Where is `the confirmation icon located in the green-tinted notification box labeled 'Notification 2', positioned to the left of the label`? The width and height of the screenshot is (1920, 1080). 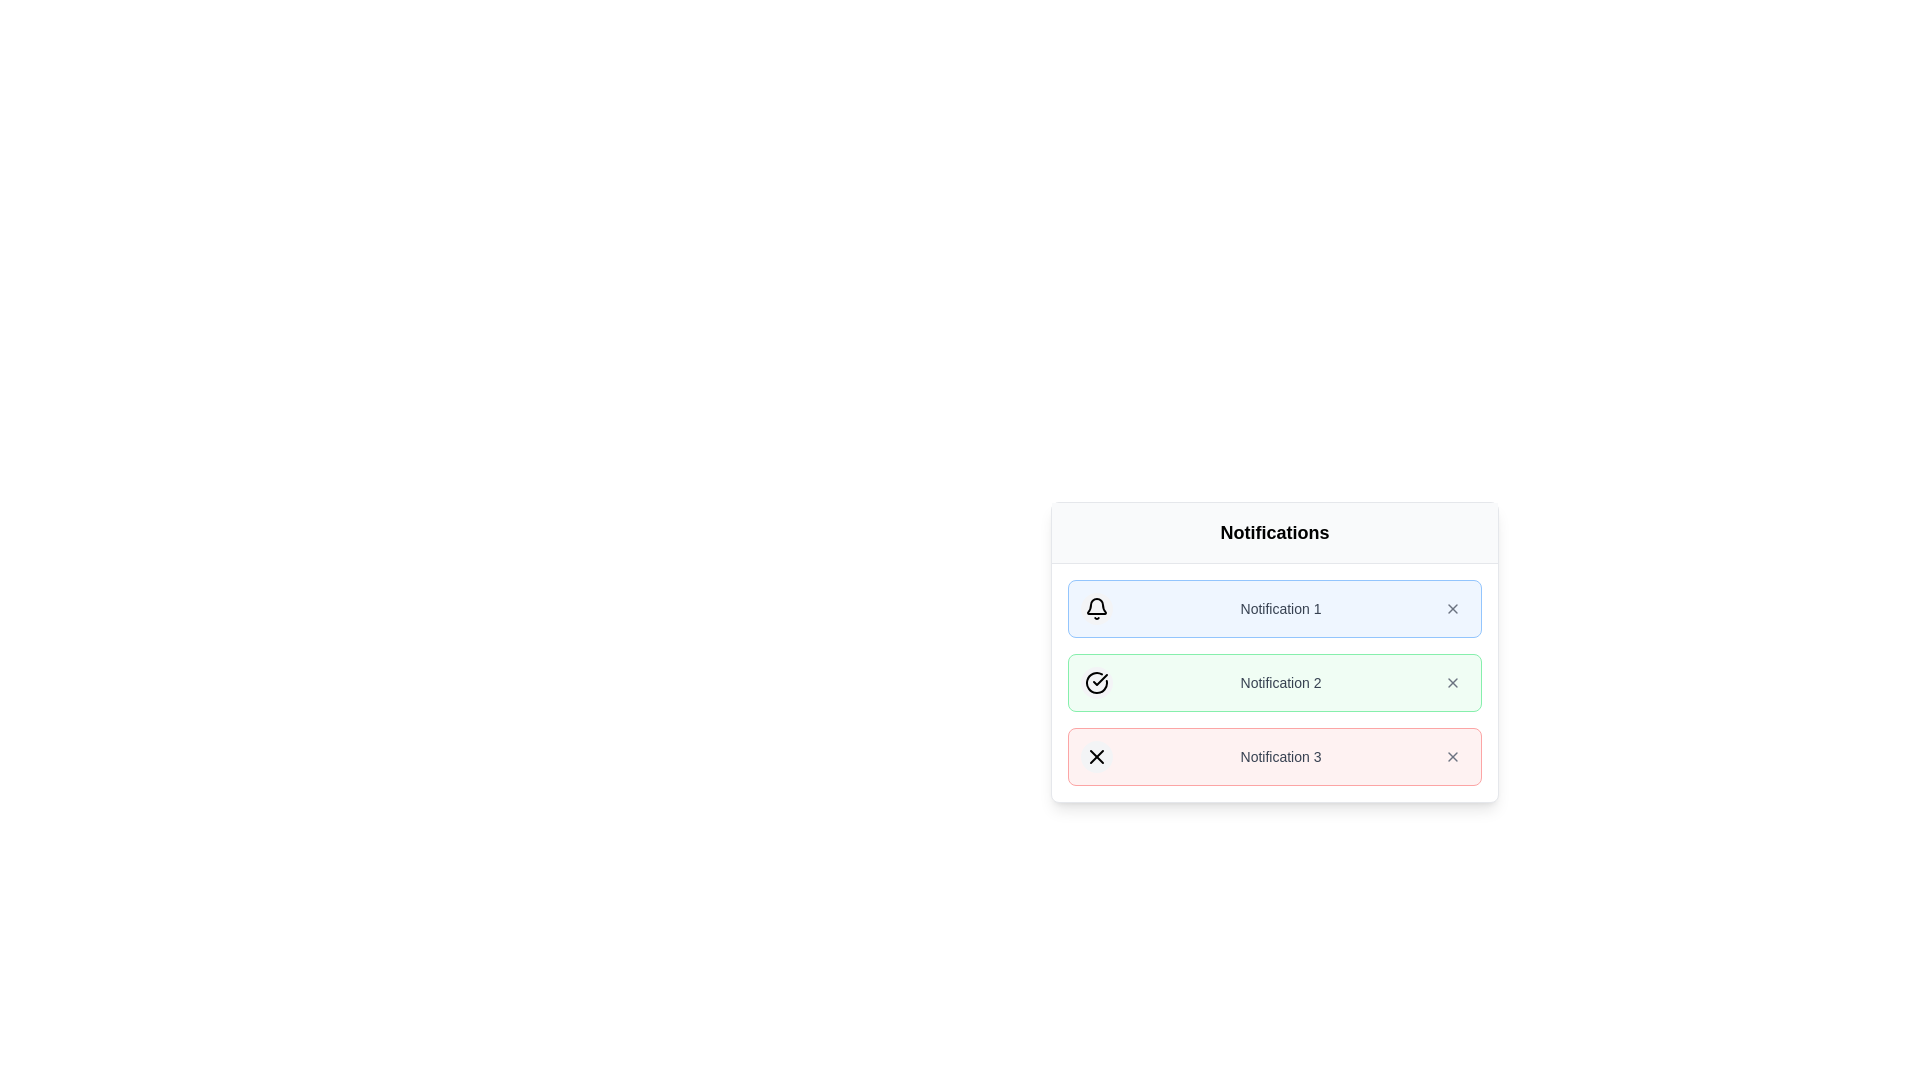 the confirmation icon located in the green-tinted notification box labeled 'Notification 2', positioned to the left of the label is located at coordinates (1096, 681).